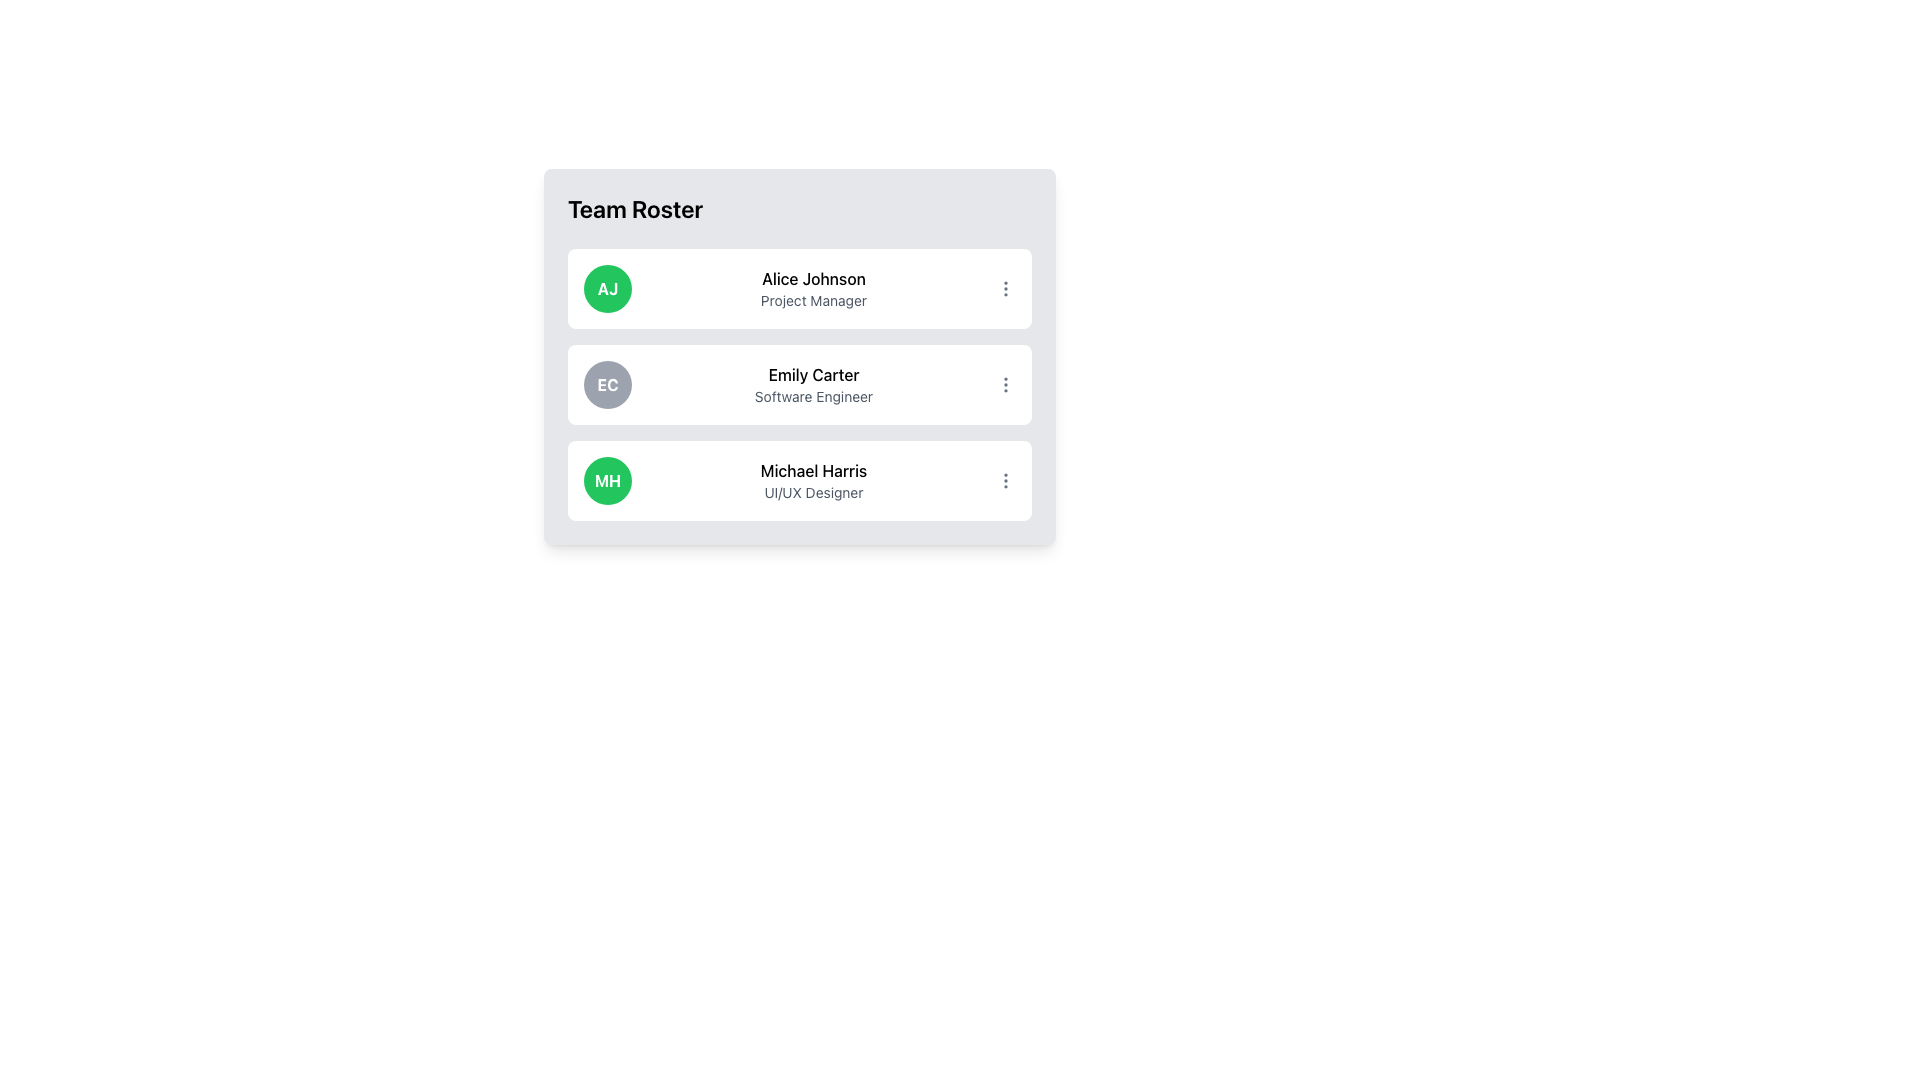  I want to click on the Avatar or User Badge for user 'Michael Harris', which is the leftmost item in the third row of a vertical list of user profiles, so click(607, 481).